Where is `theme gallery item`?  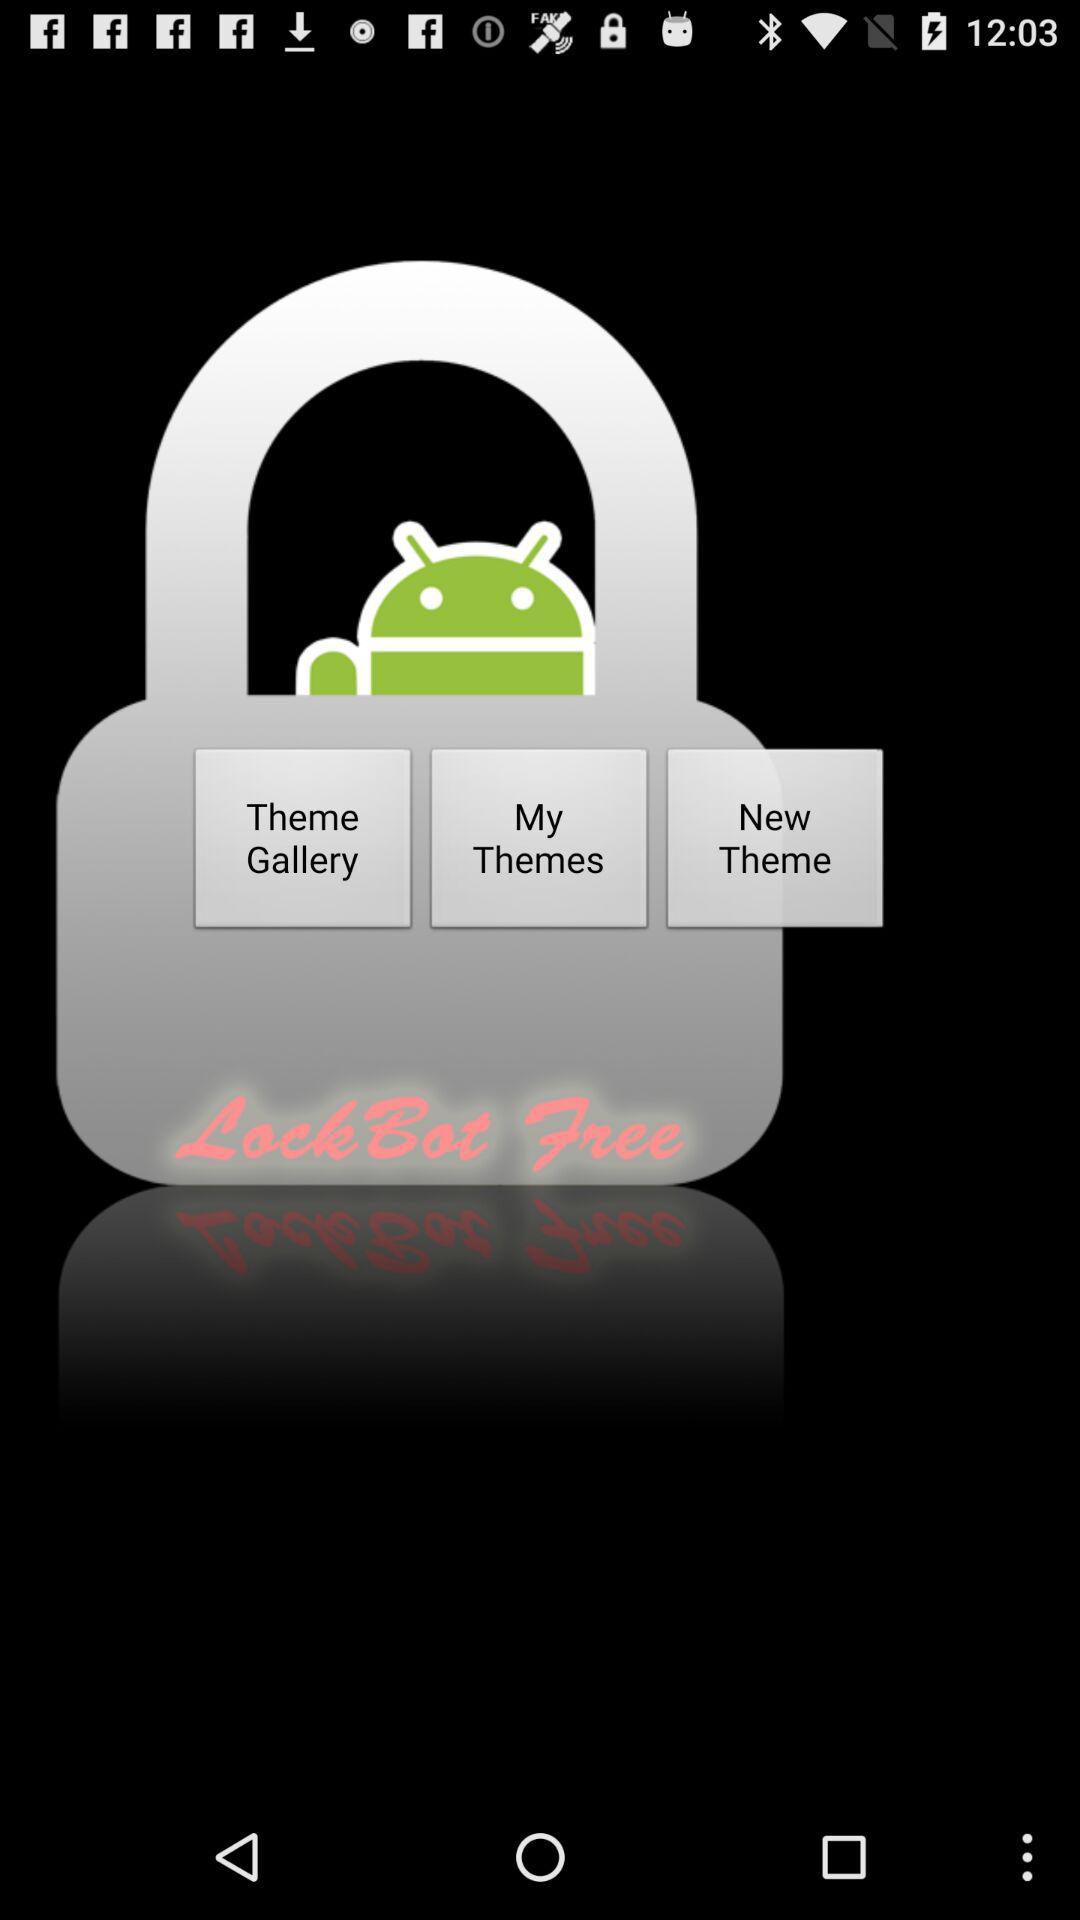
theme gallery item is located at coordinates (303, 844).